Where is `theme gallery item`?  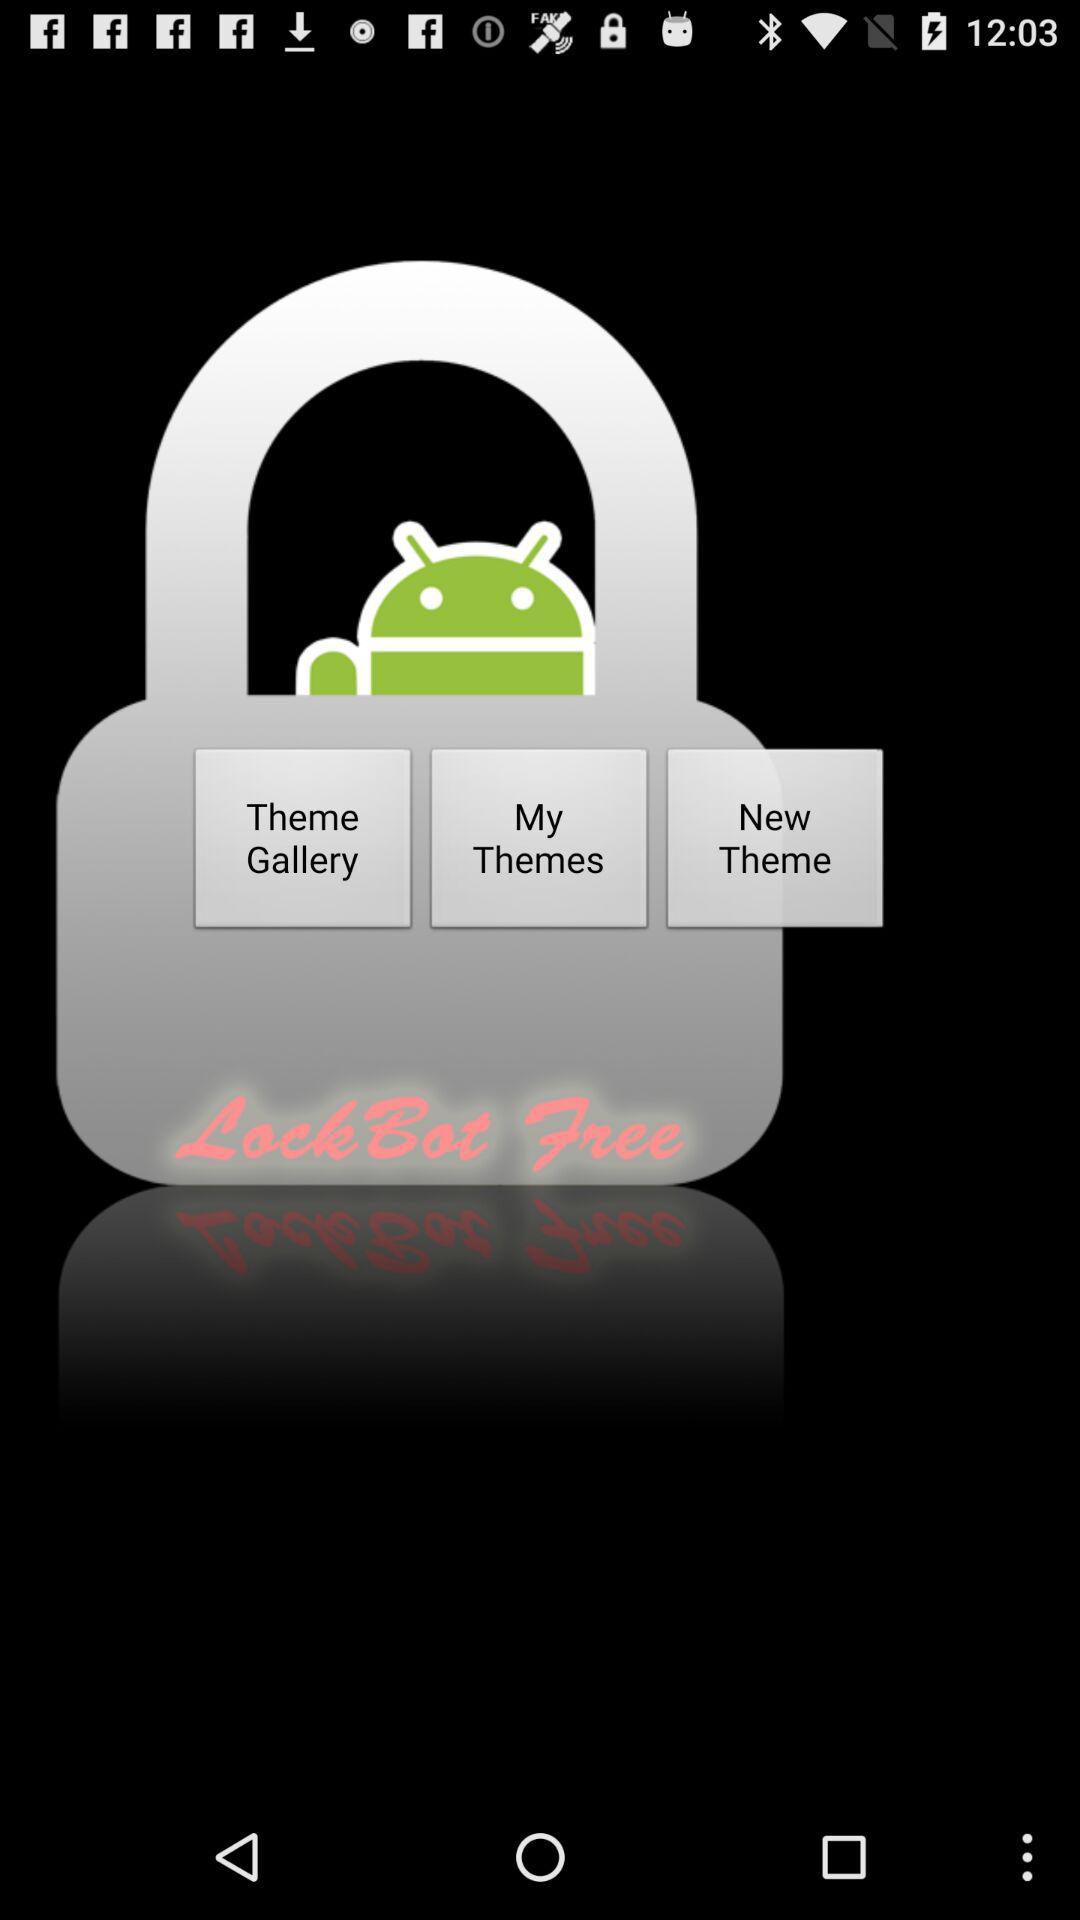
theme gallery item is located at coordinates (303, 844).